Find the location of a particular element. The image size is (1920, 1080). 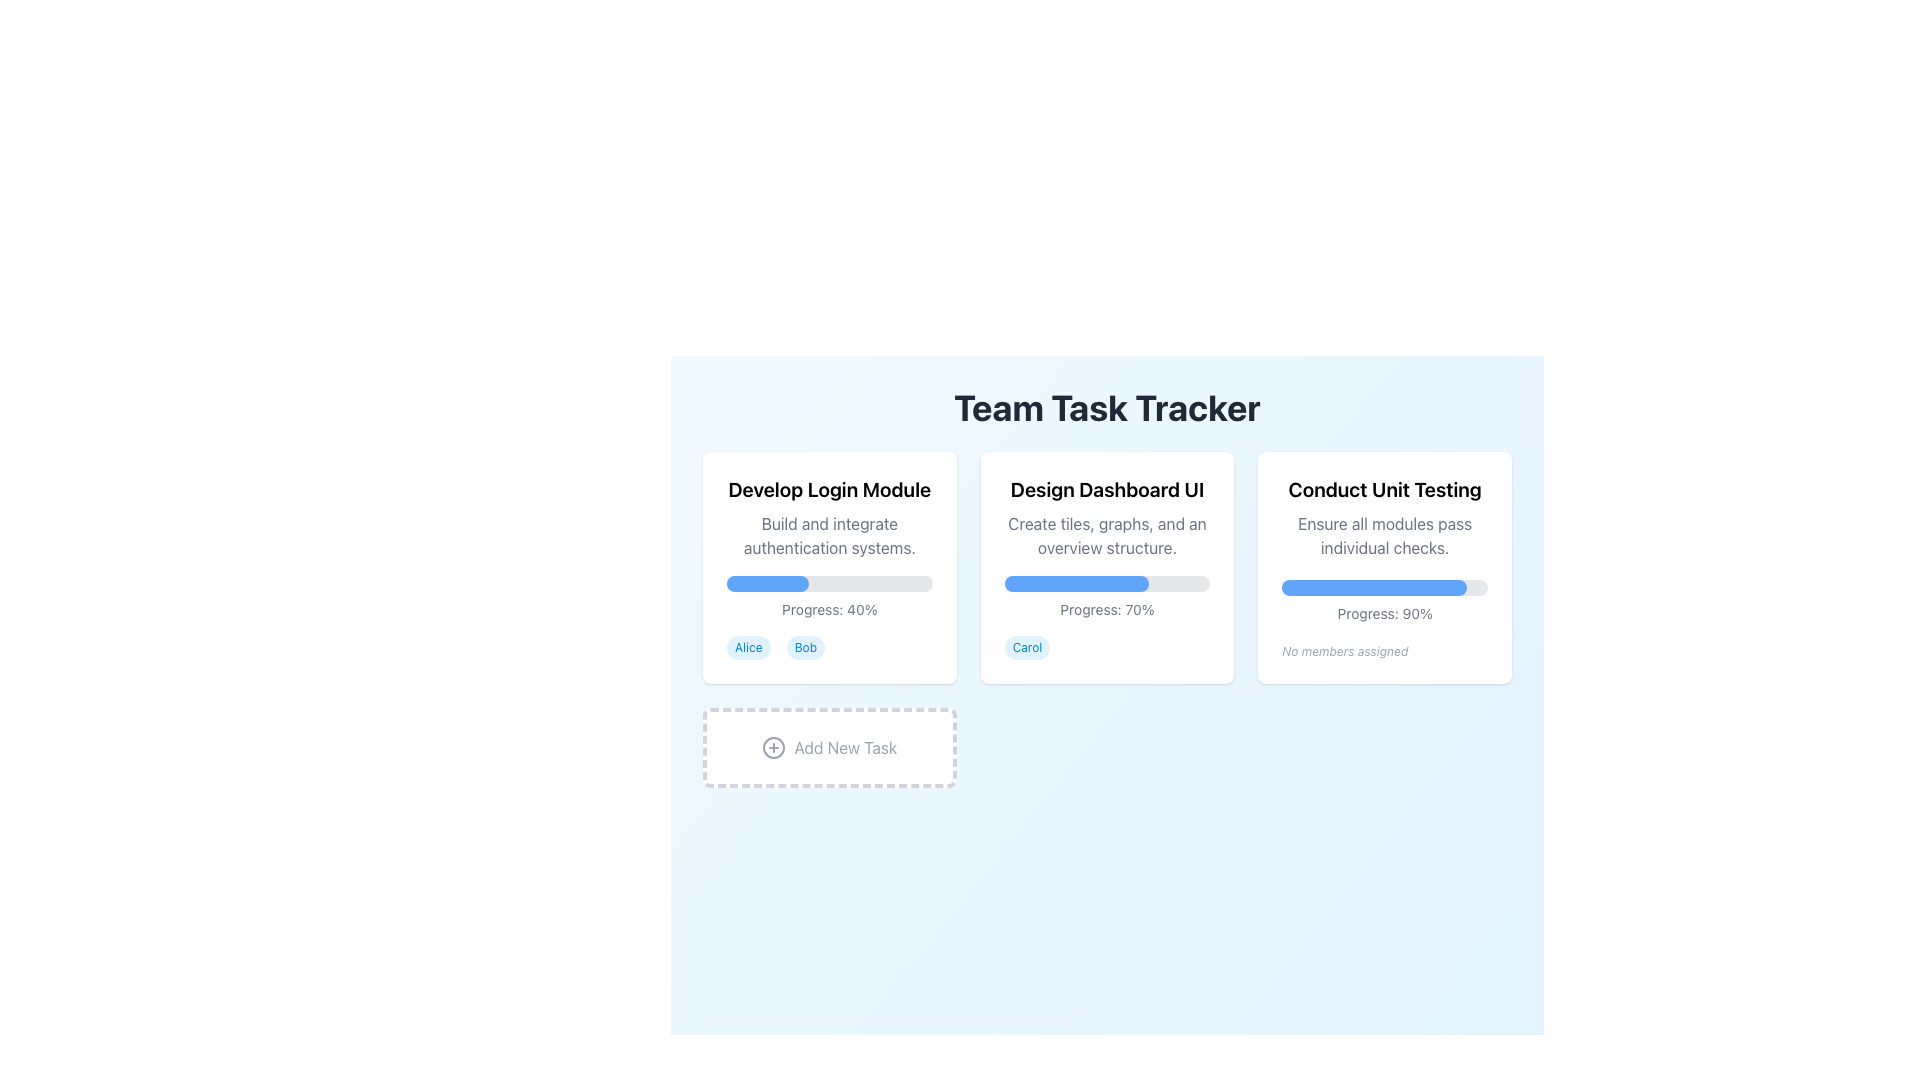

the progress bar value is located at coordinates (745, 583).